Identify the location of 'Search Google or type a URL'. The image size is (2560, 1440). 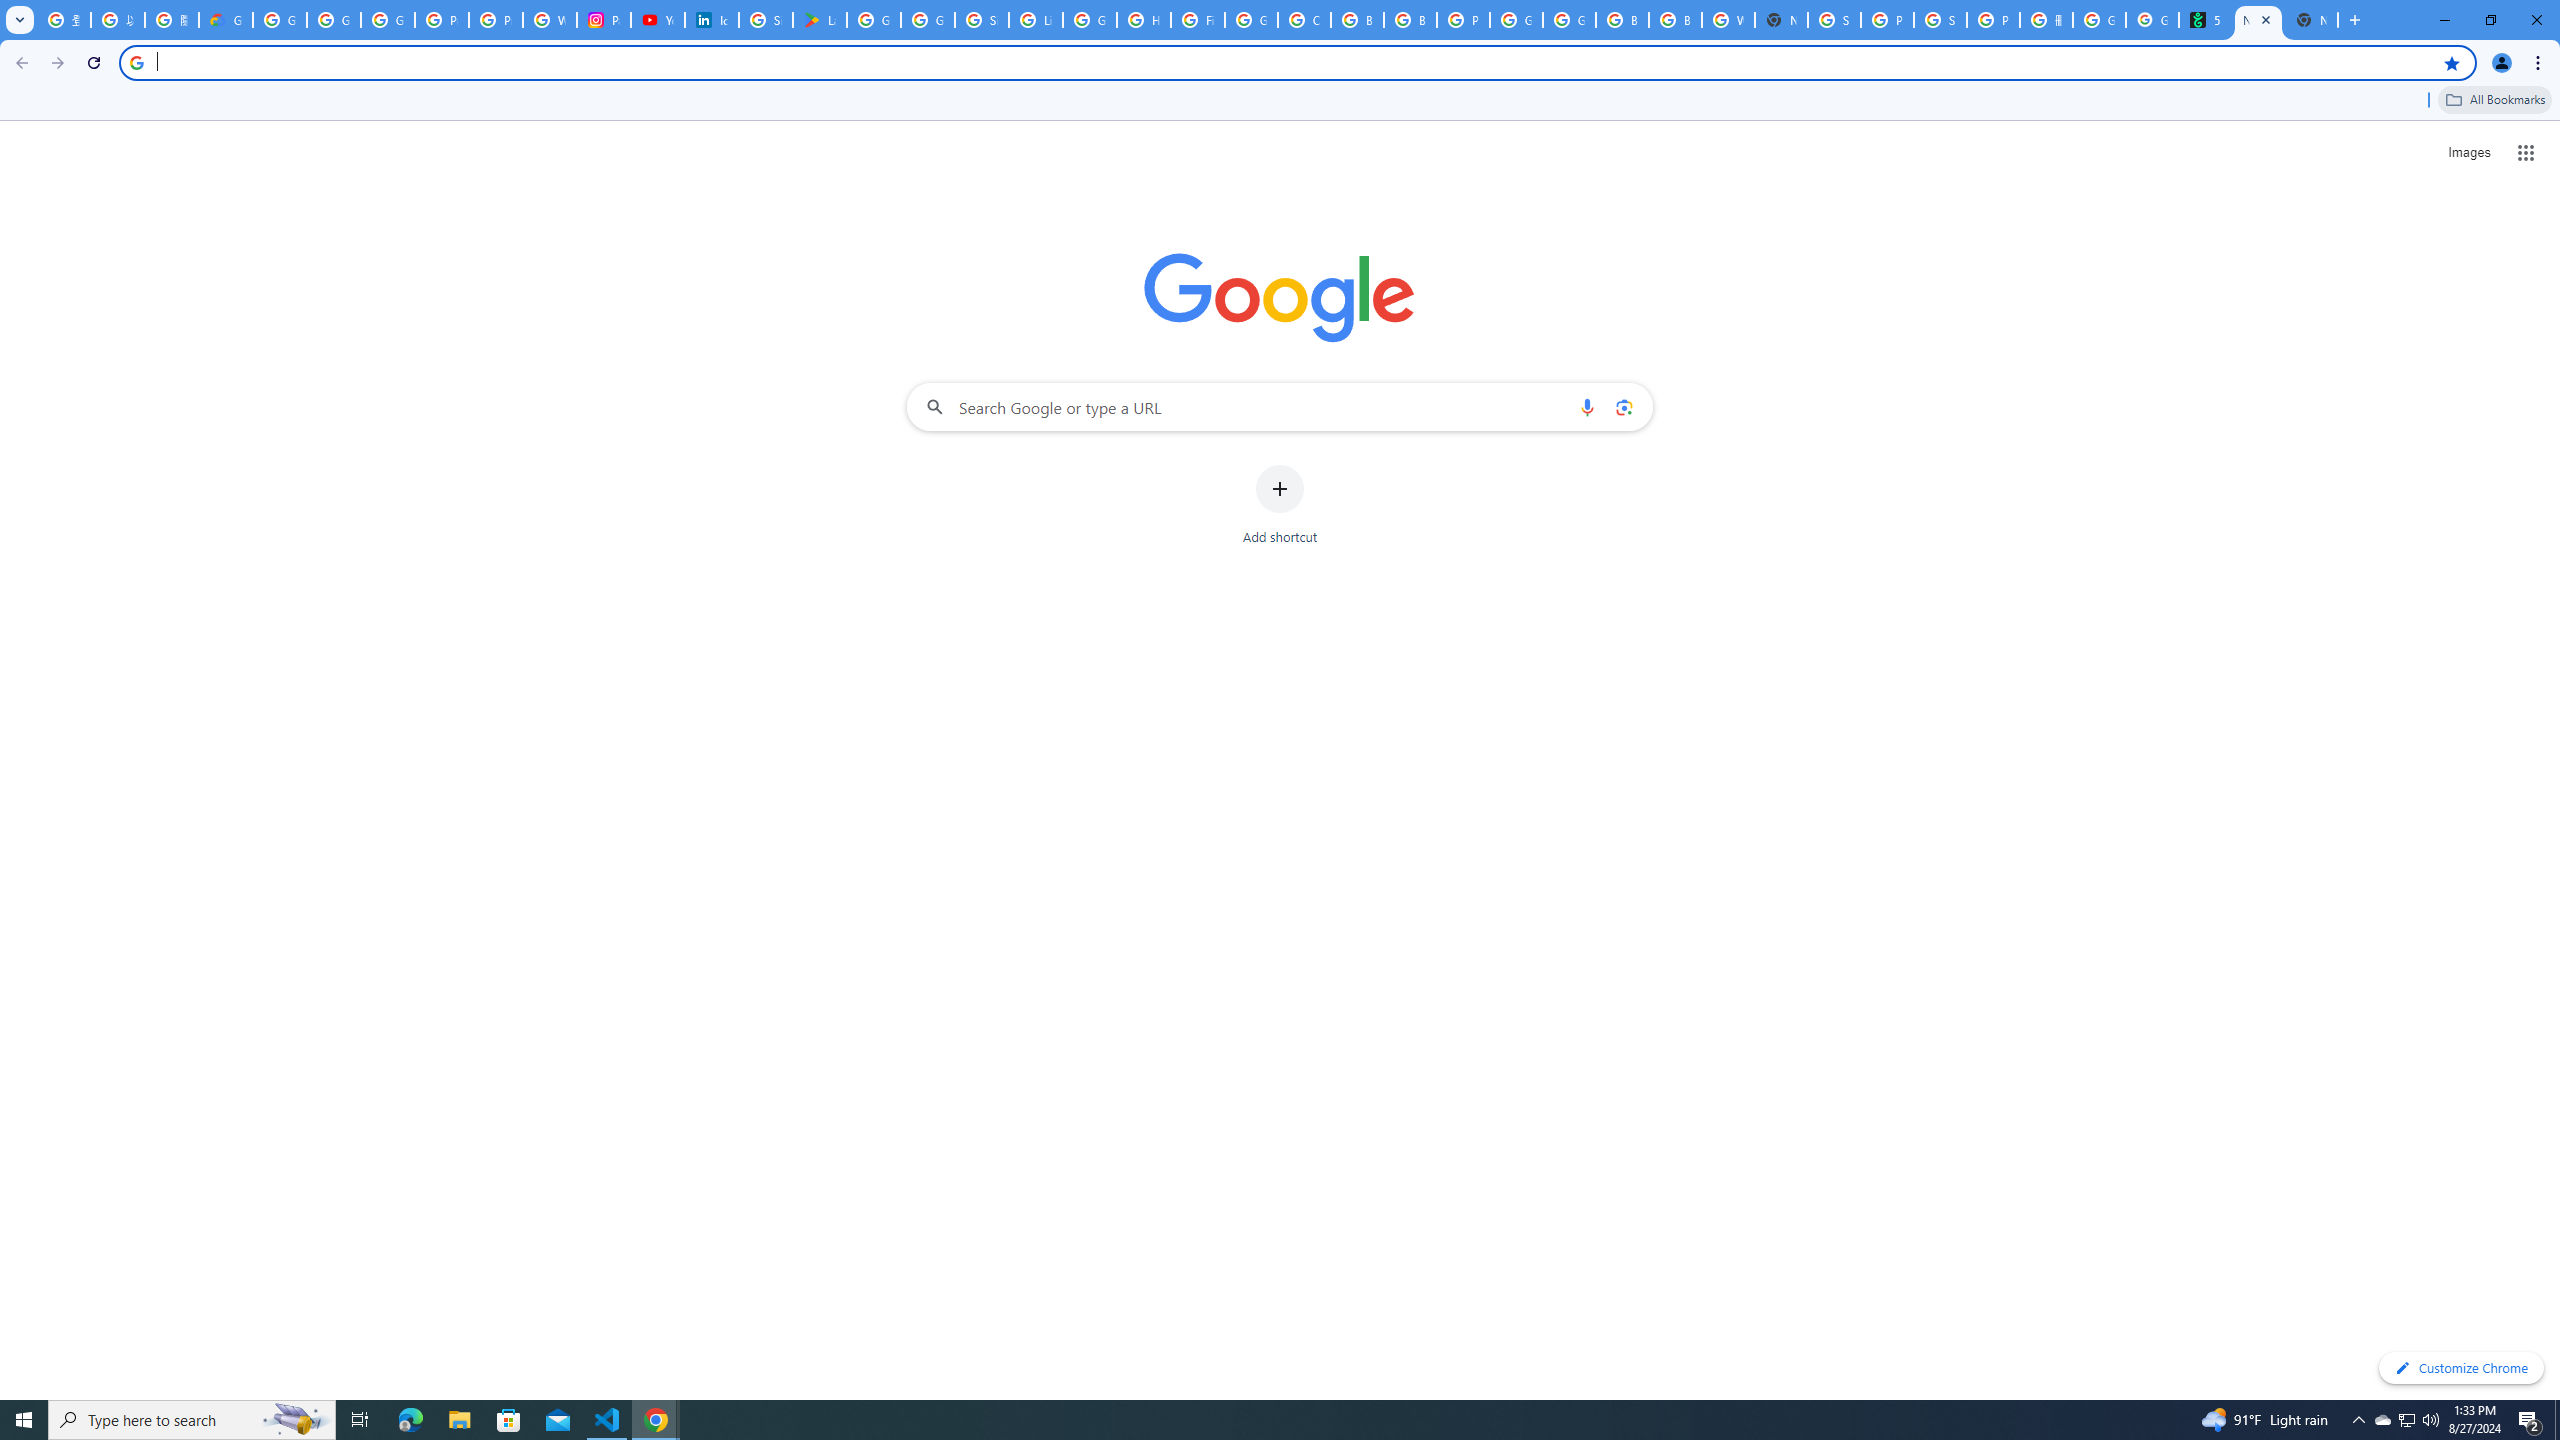
(1280, 405).